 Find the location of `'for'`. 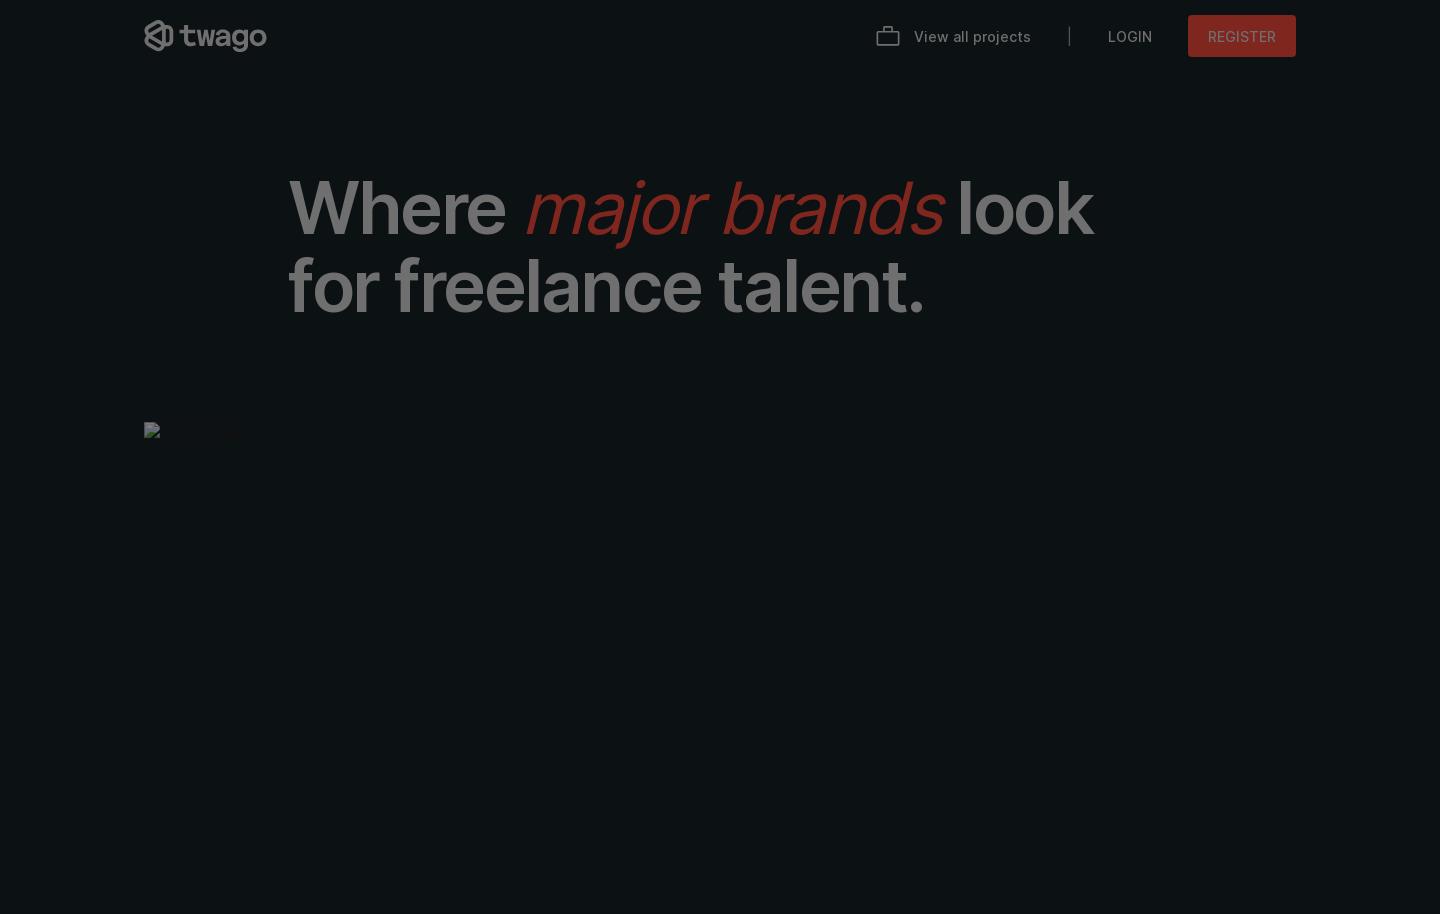

'for' is located at coordinates (333, 285).